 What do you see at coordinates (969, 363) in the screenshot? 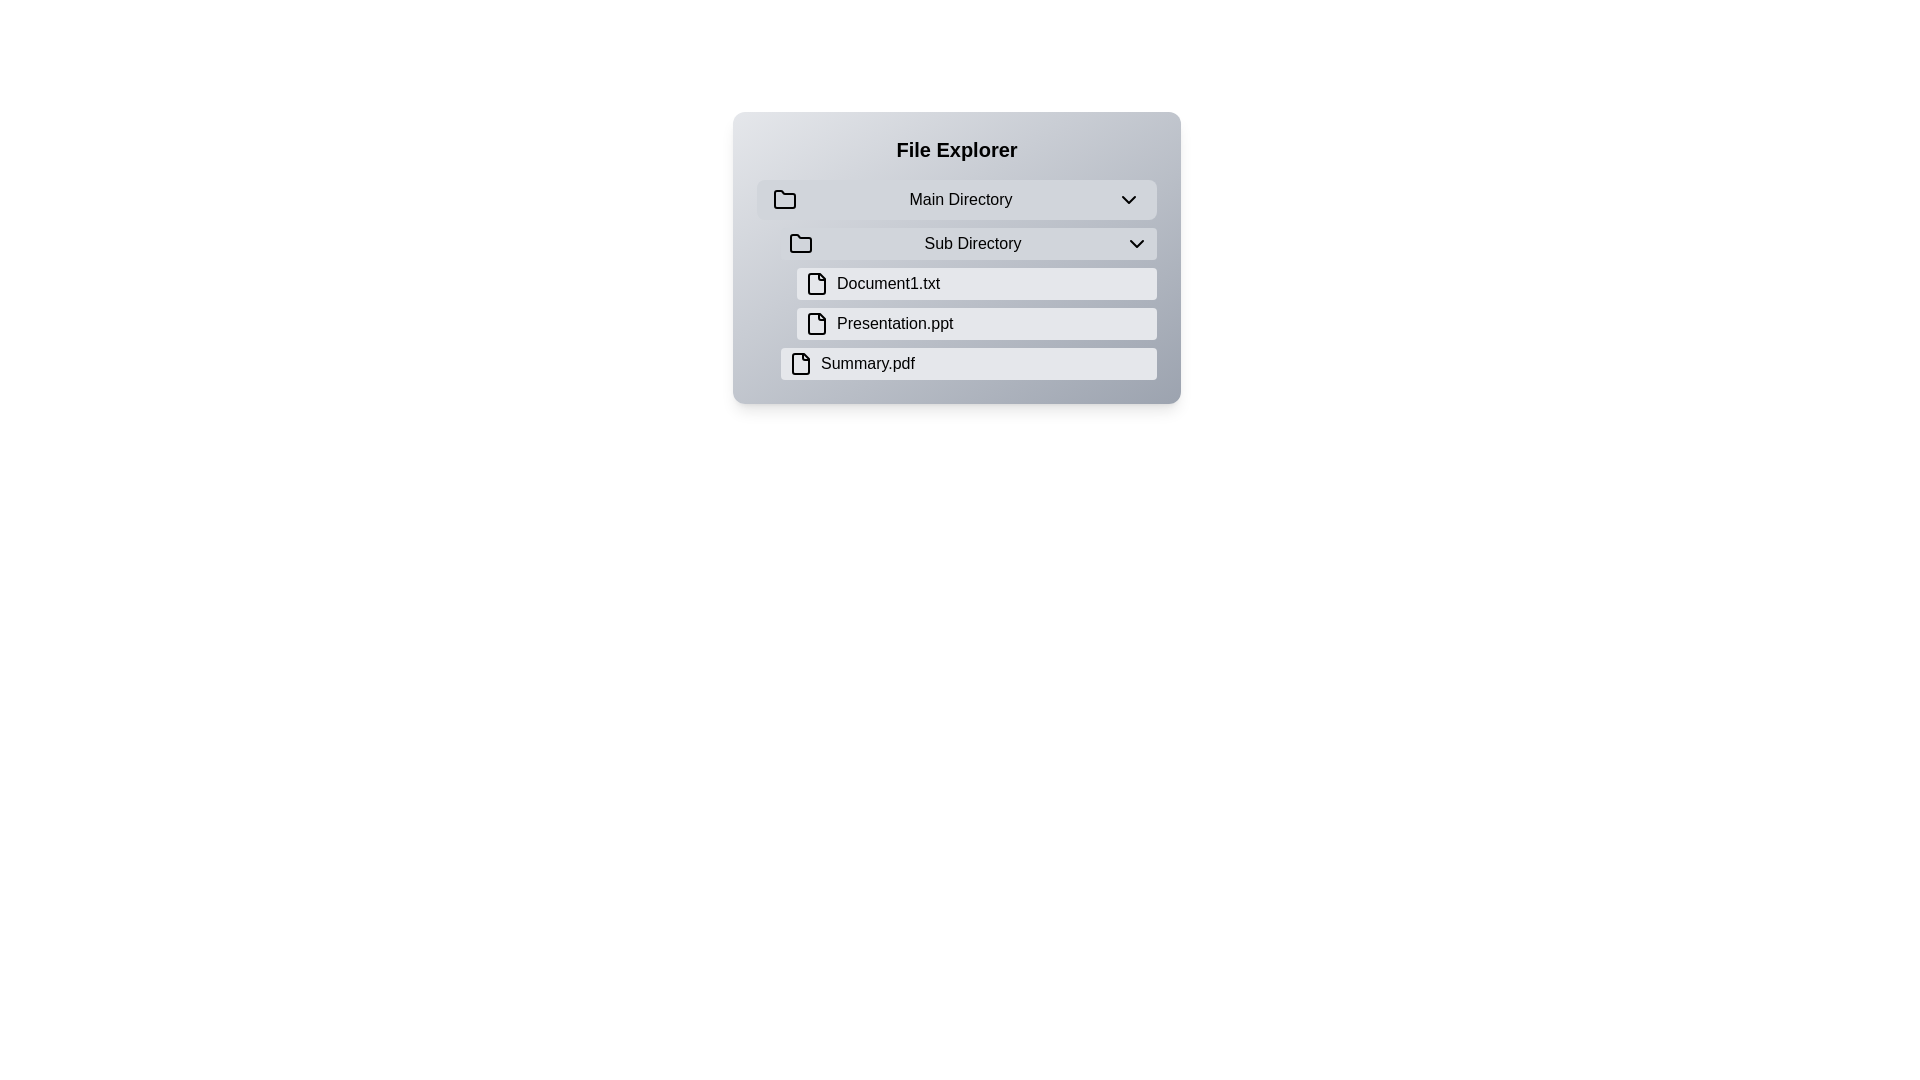
I see `the 'Summary.pdf' button located under the 'Sub Directory' section, which has a light gray background and is the third item listed` at bounding box center [969, 363].